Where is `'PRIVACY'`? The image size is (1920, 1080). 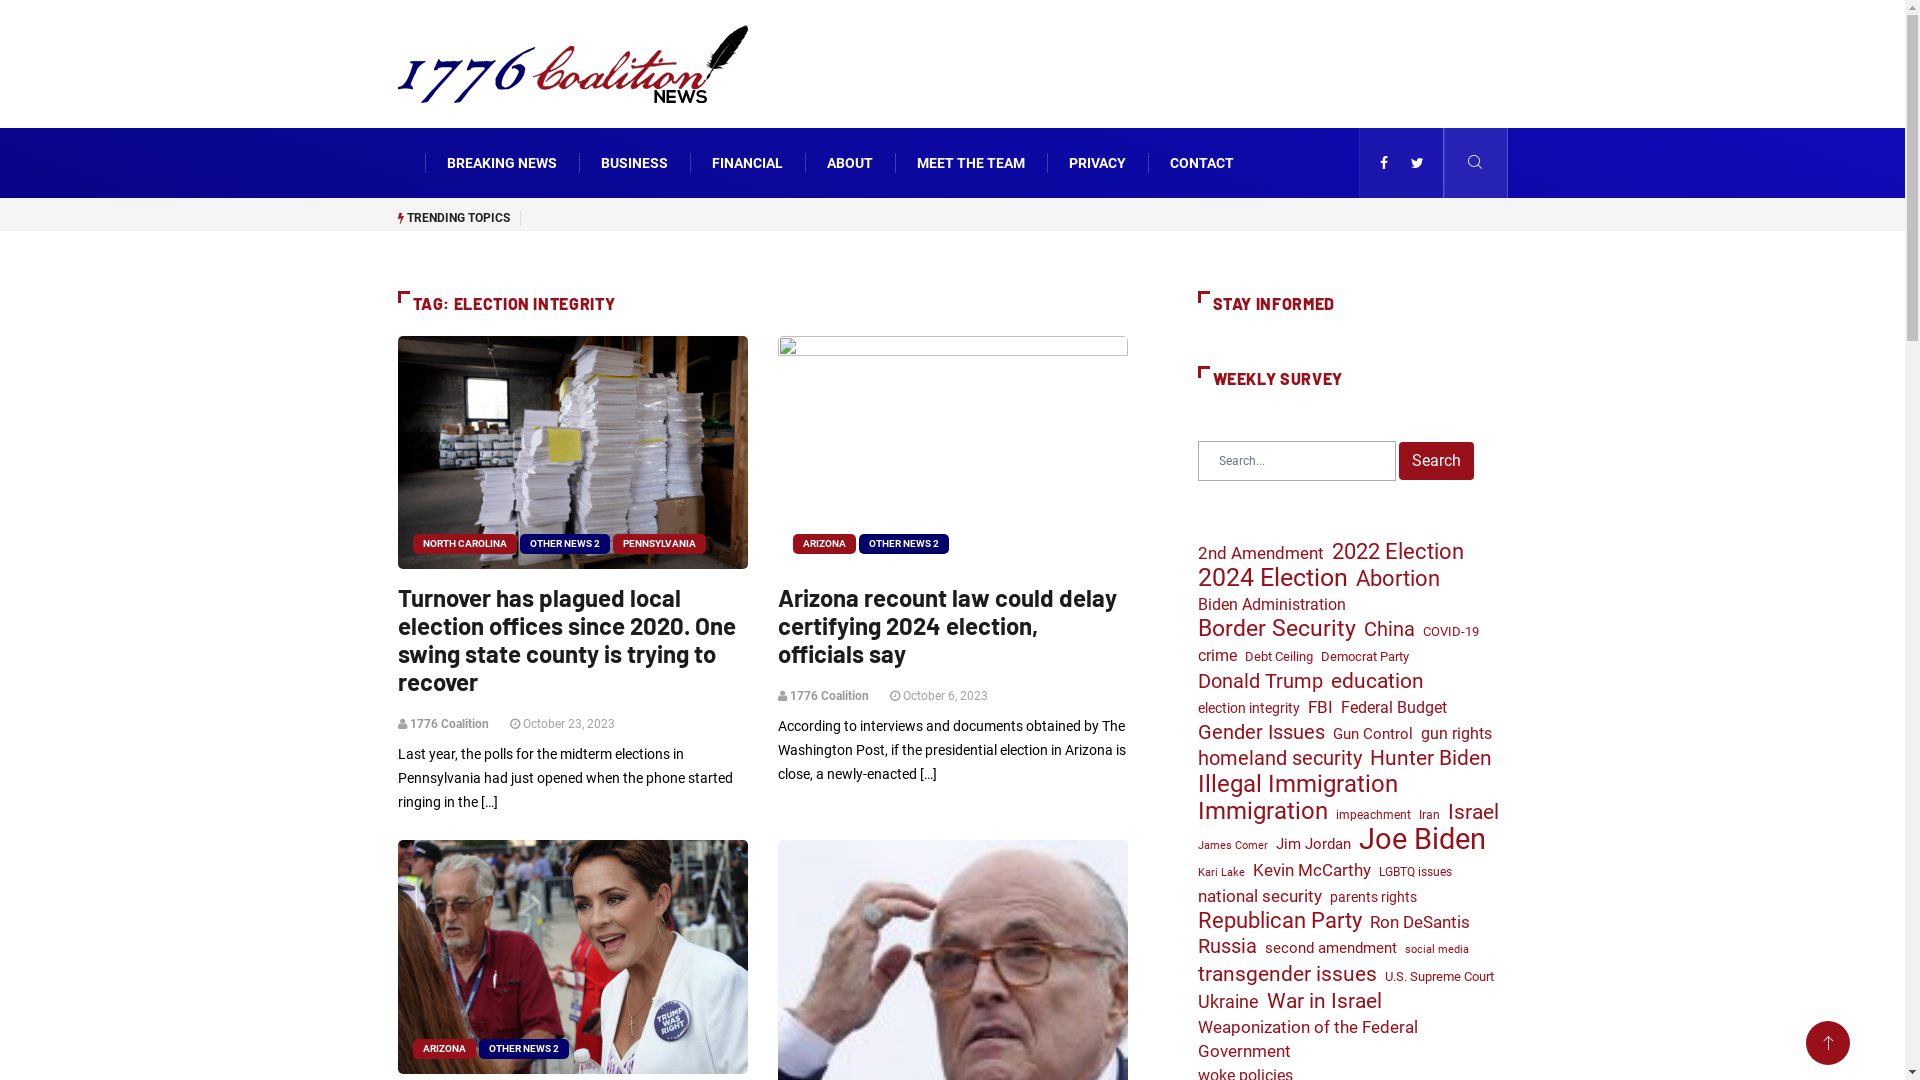 'PRIVACY' is located at coordinates (1095, 161).